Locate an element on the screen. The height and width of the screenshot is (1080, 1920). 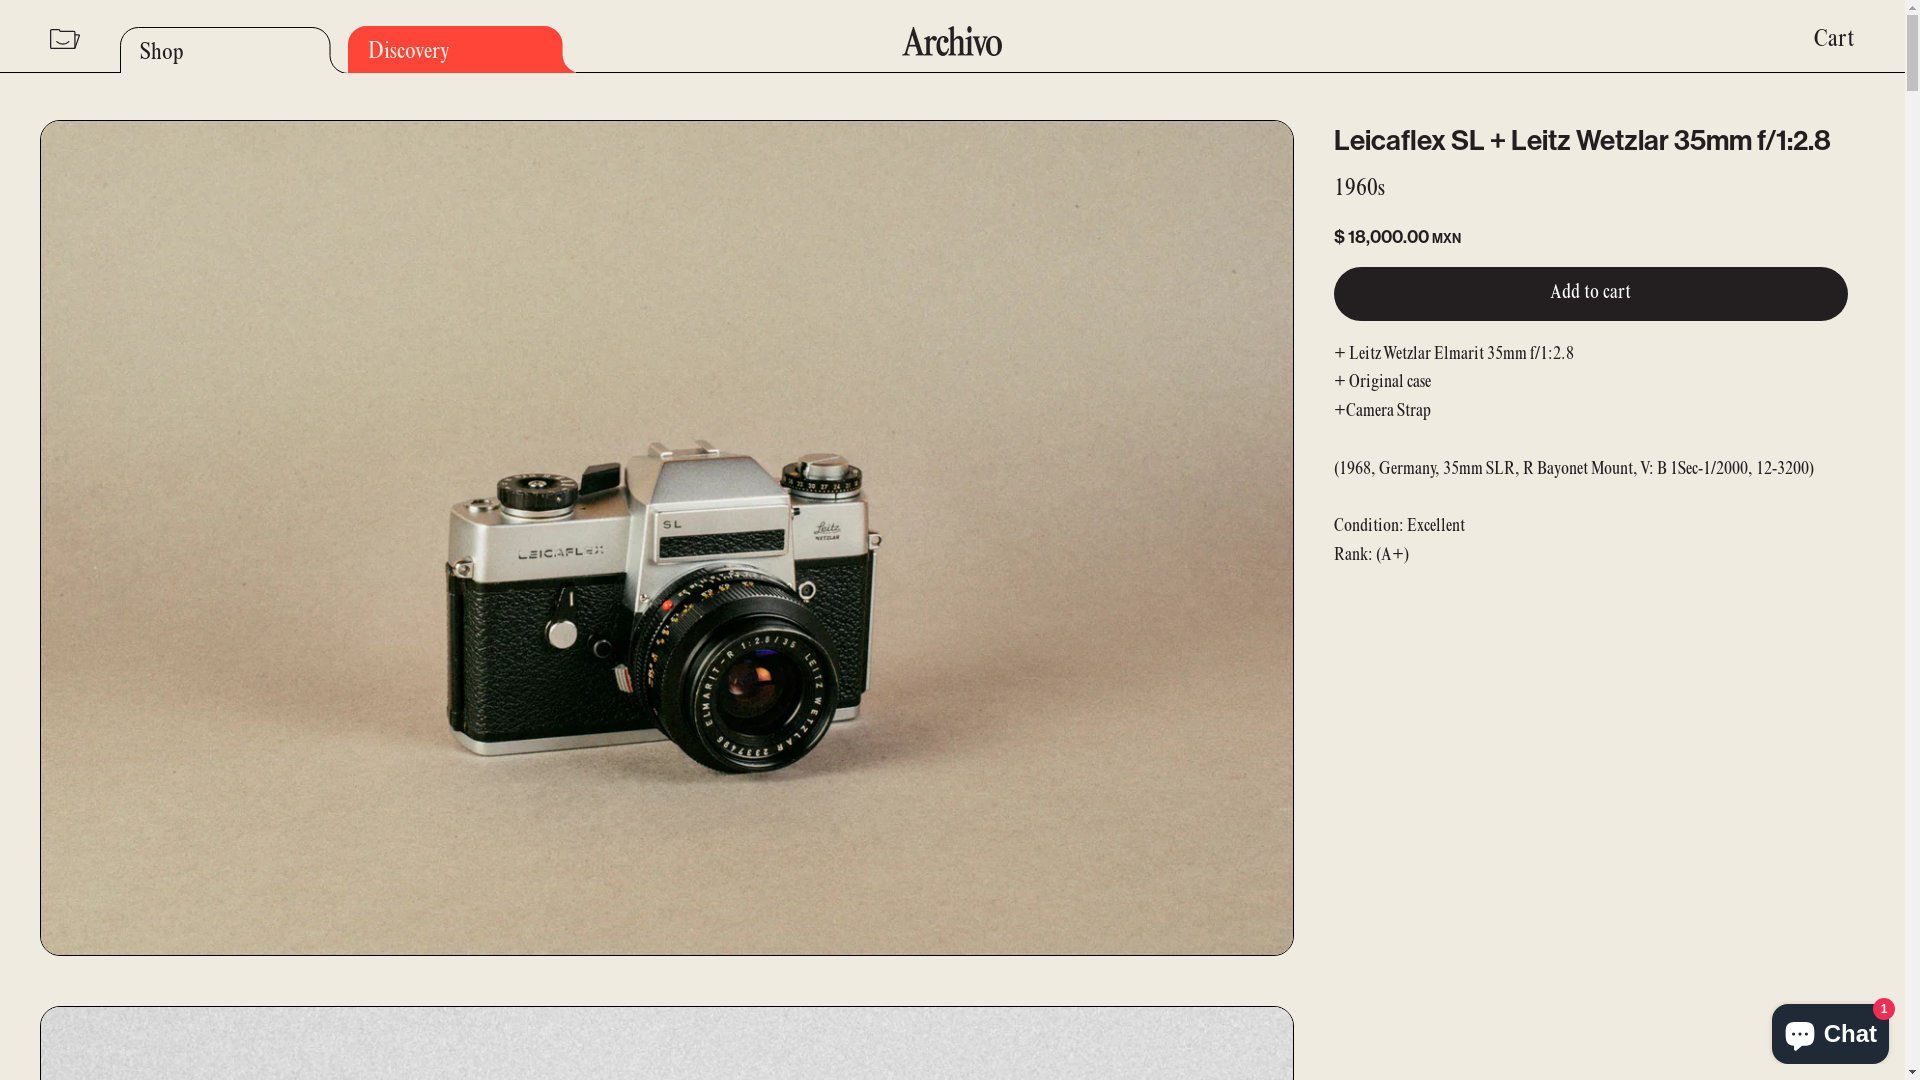
'Add to cart' is located at coordinates (1589, 293).